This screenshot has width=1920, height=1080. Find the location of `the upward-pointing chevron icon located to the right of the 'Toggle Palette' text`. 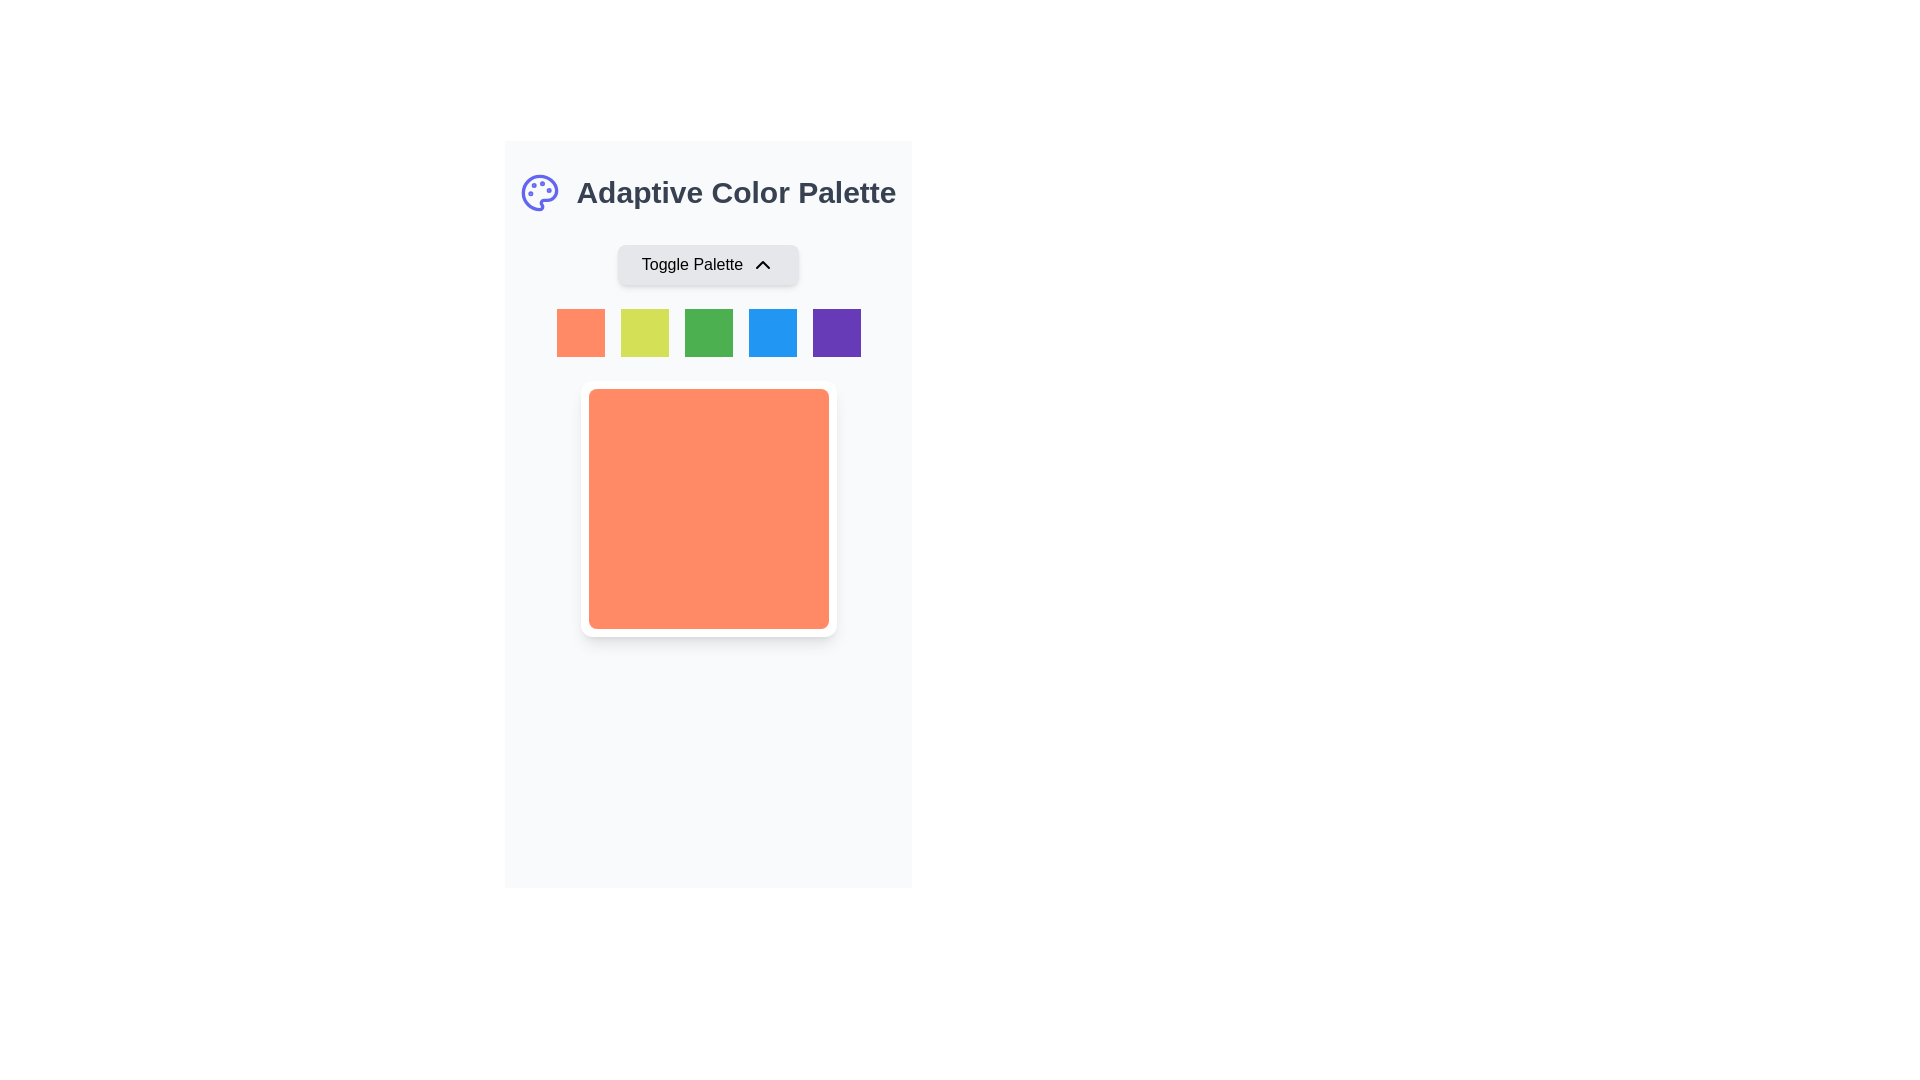

the upward-pointing chevron icon located to the right of the 'Toggle Palette' text is located at coordinates (762, 264).